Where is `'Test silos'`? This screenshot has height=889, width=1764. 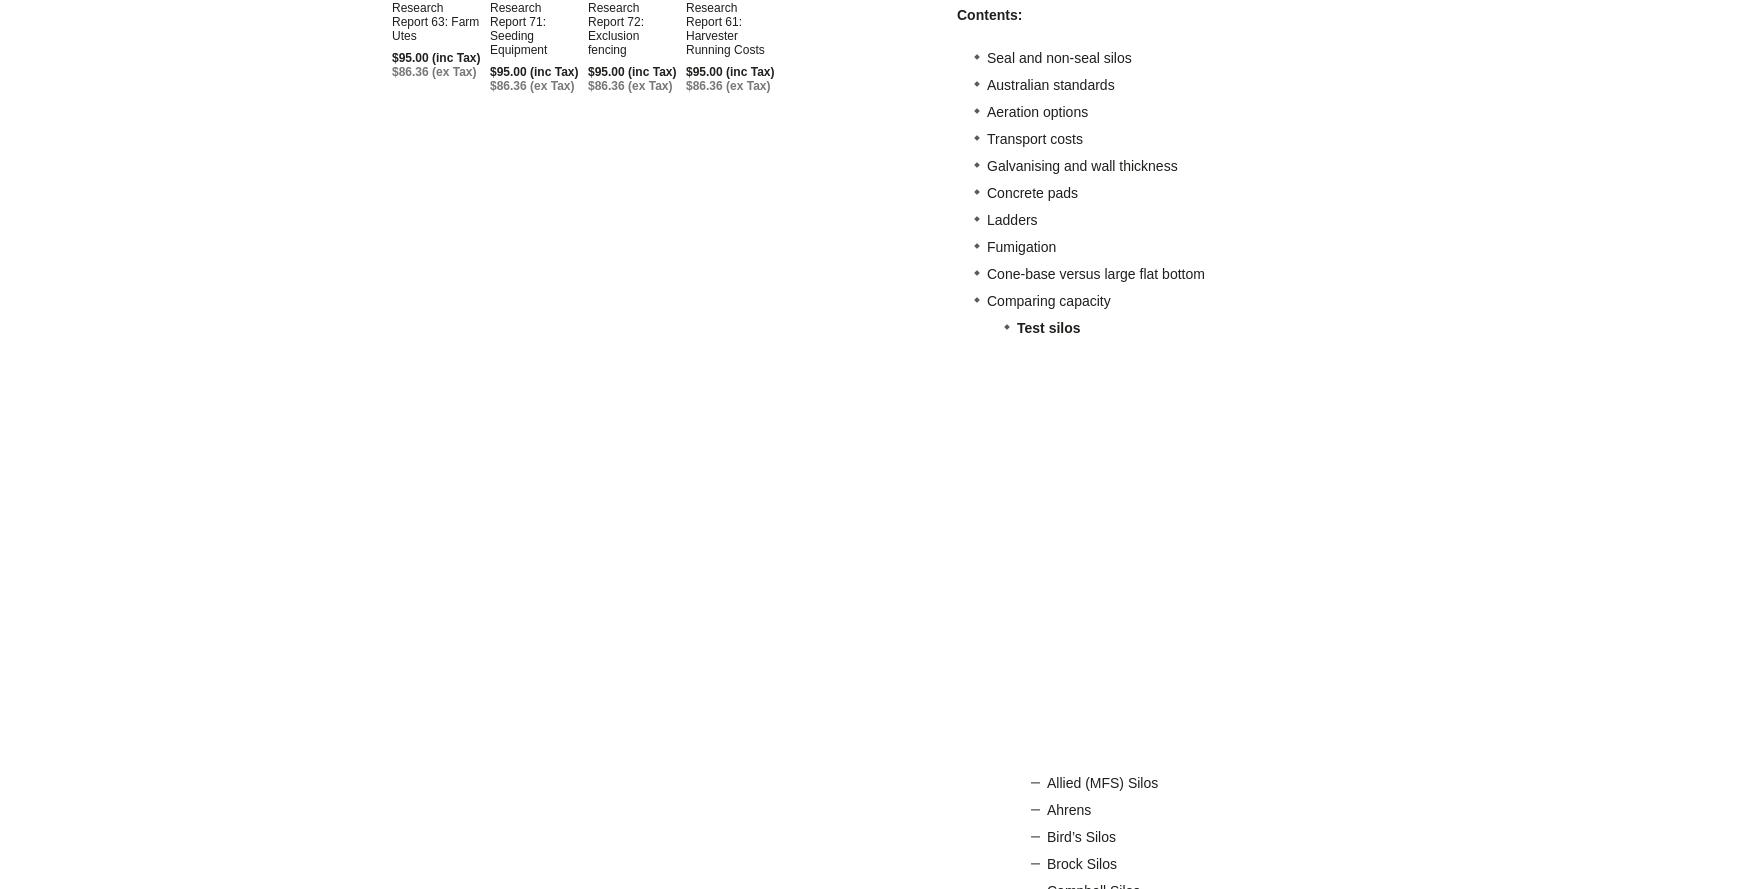 'Test silos' is located at coordinates (1048, 327).